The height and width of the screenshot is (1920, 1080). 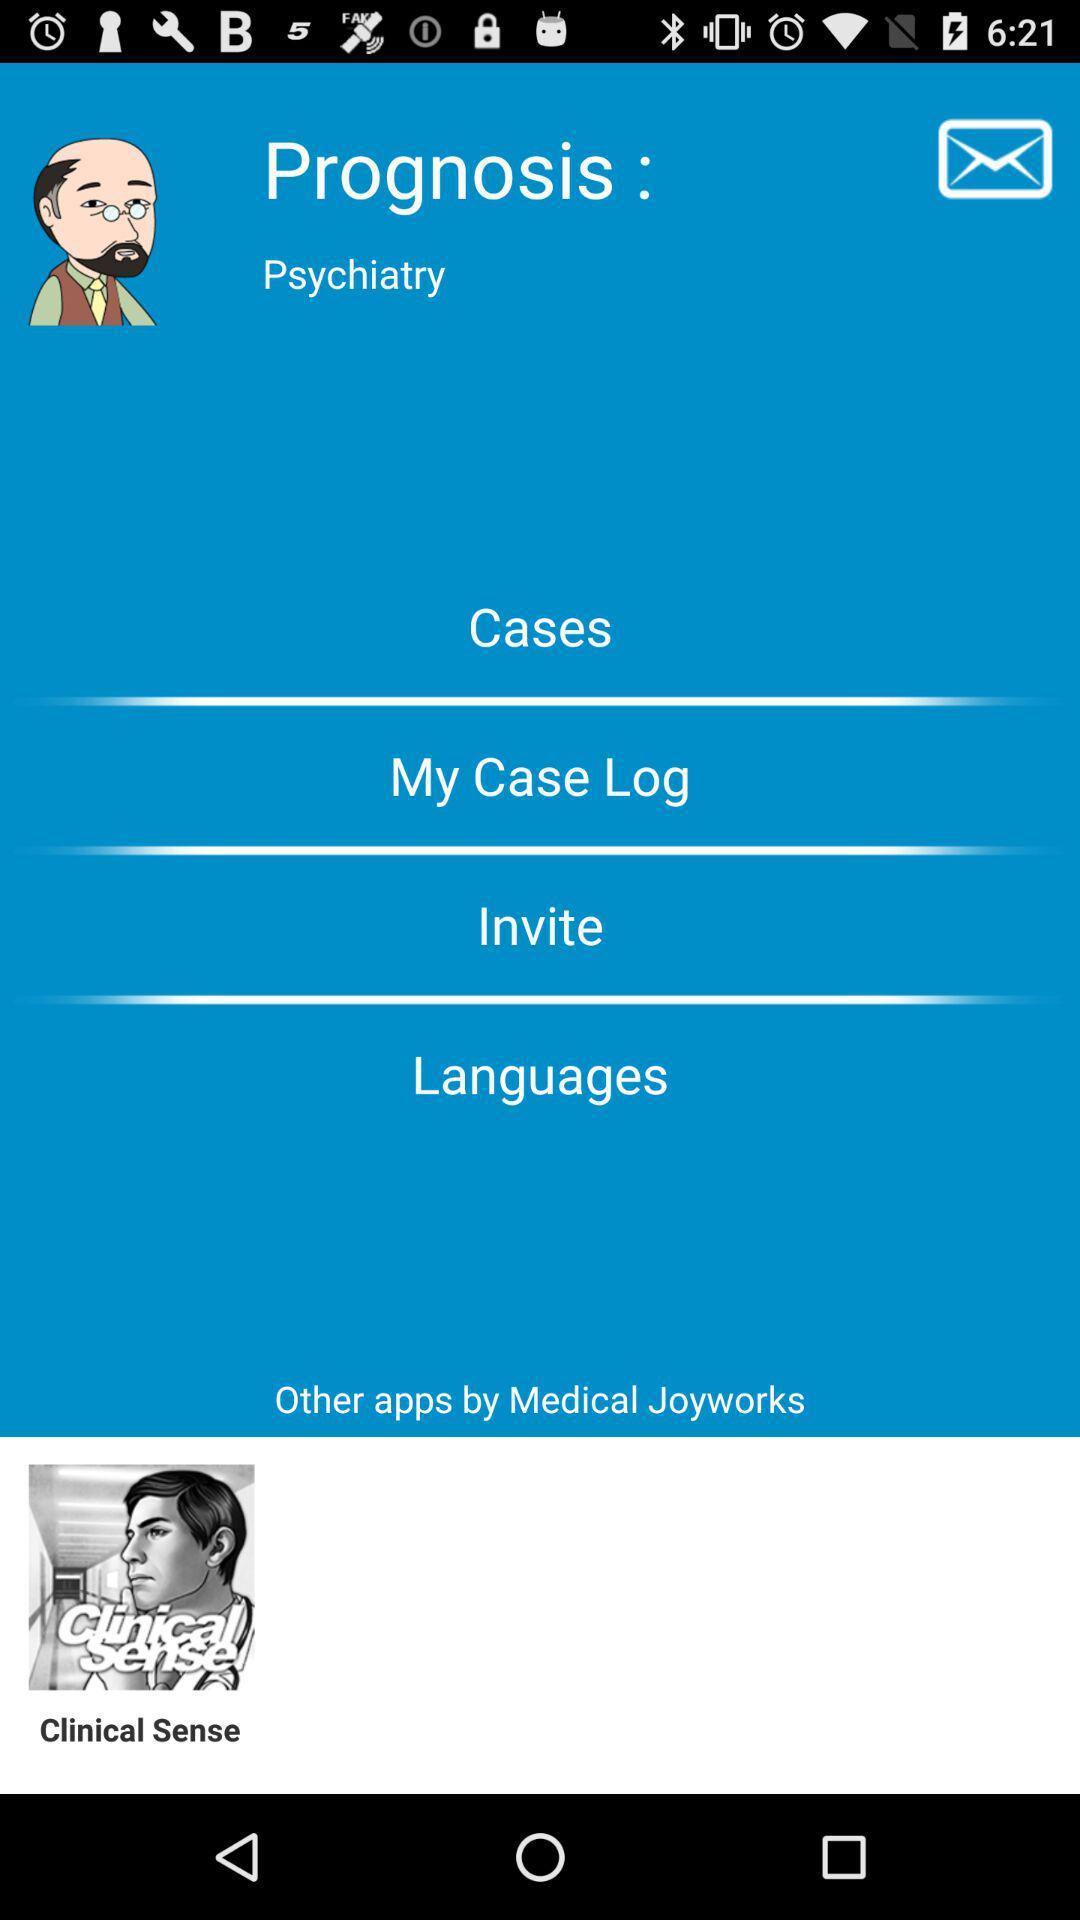 What do you see at coordinates (140, 1577) in the screenshot?
I see `clinical sense` at bounding box center [140, 1577].